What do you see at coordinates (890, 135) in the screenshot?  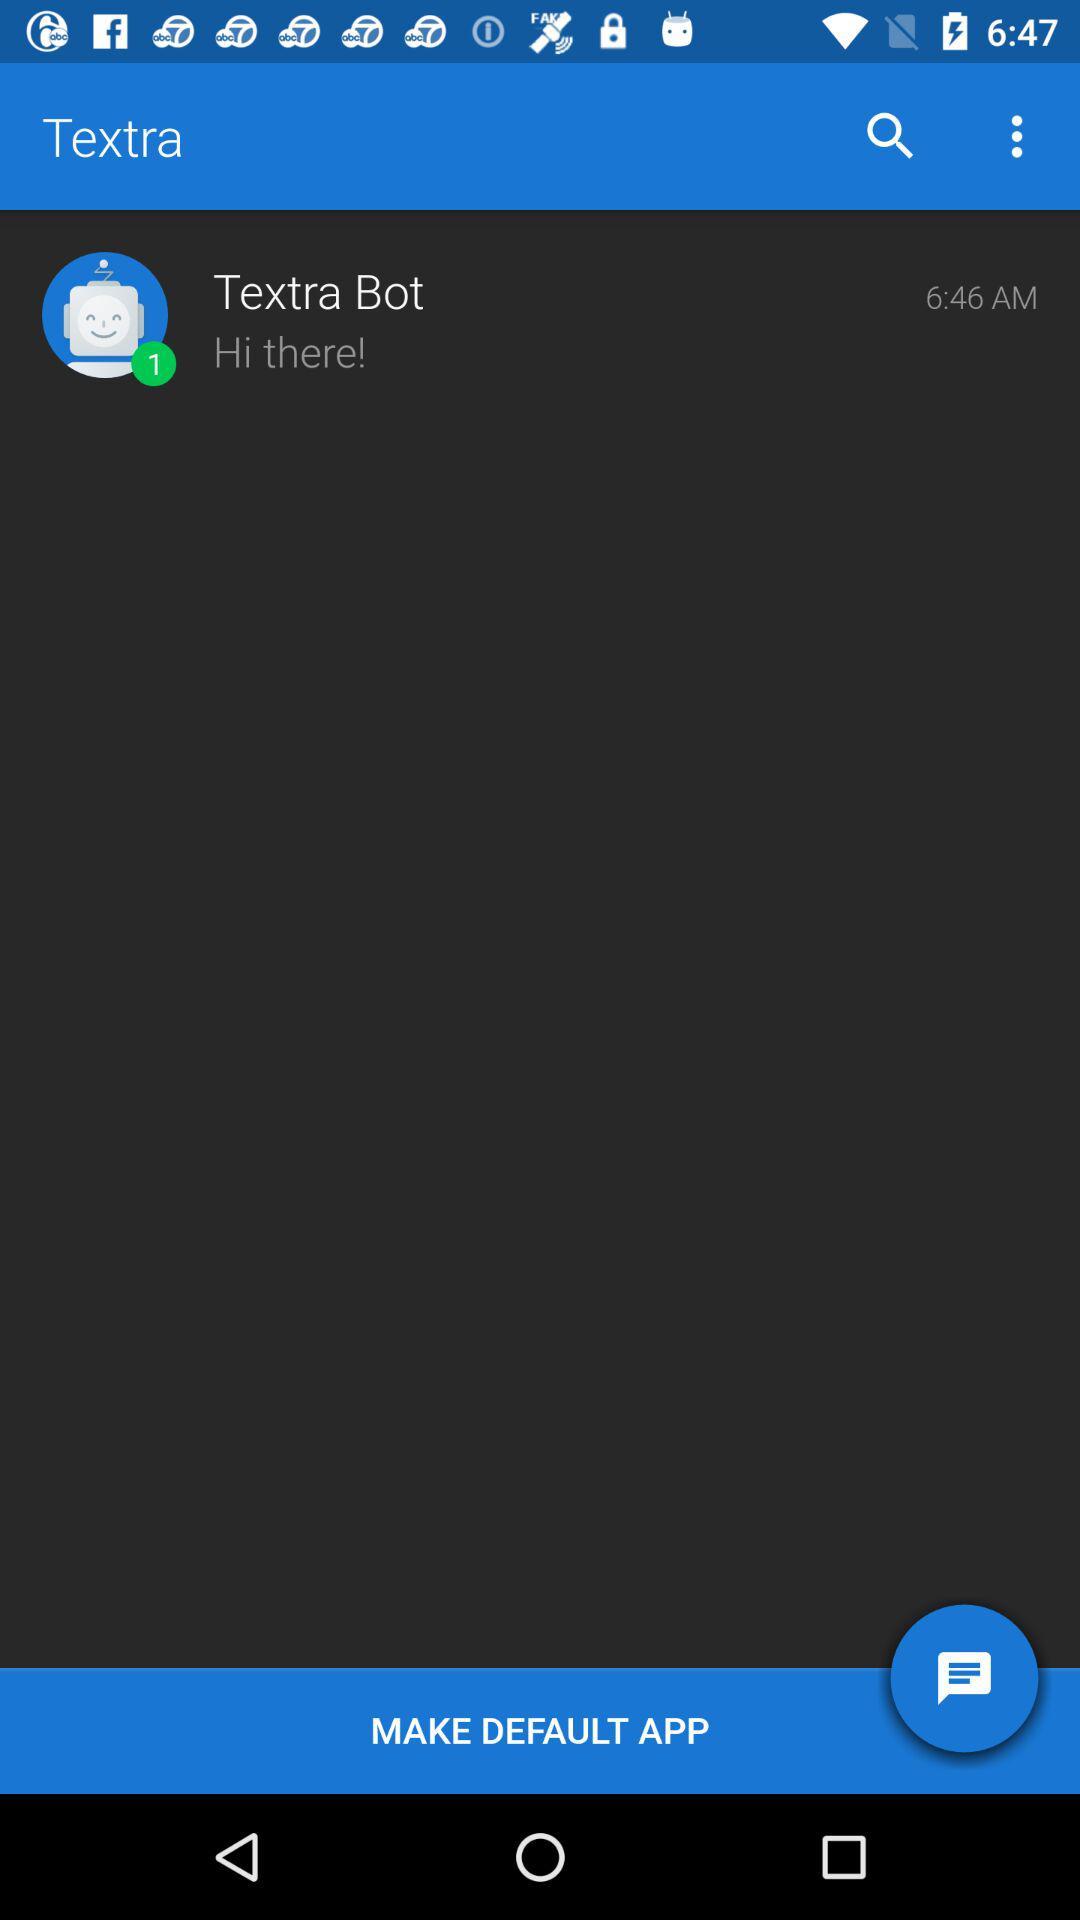 I see `icon above textra bot icon` at bounding box center [890, 135].